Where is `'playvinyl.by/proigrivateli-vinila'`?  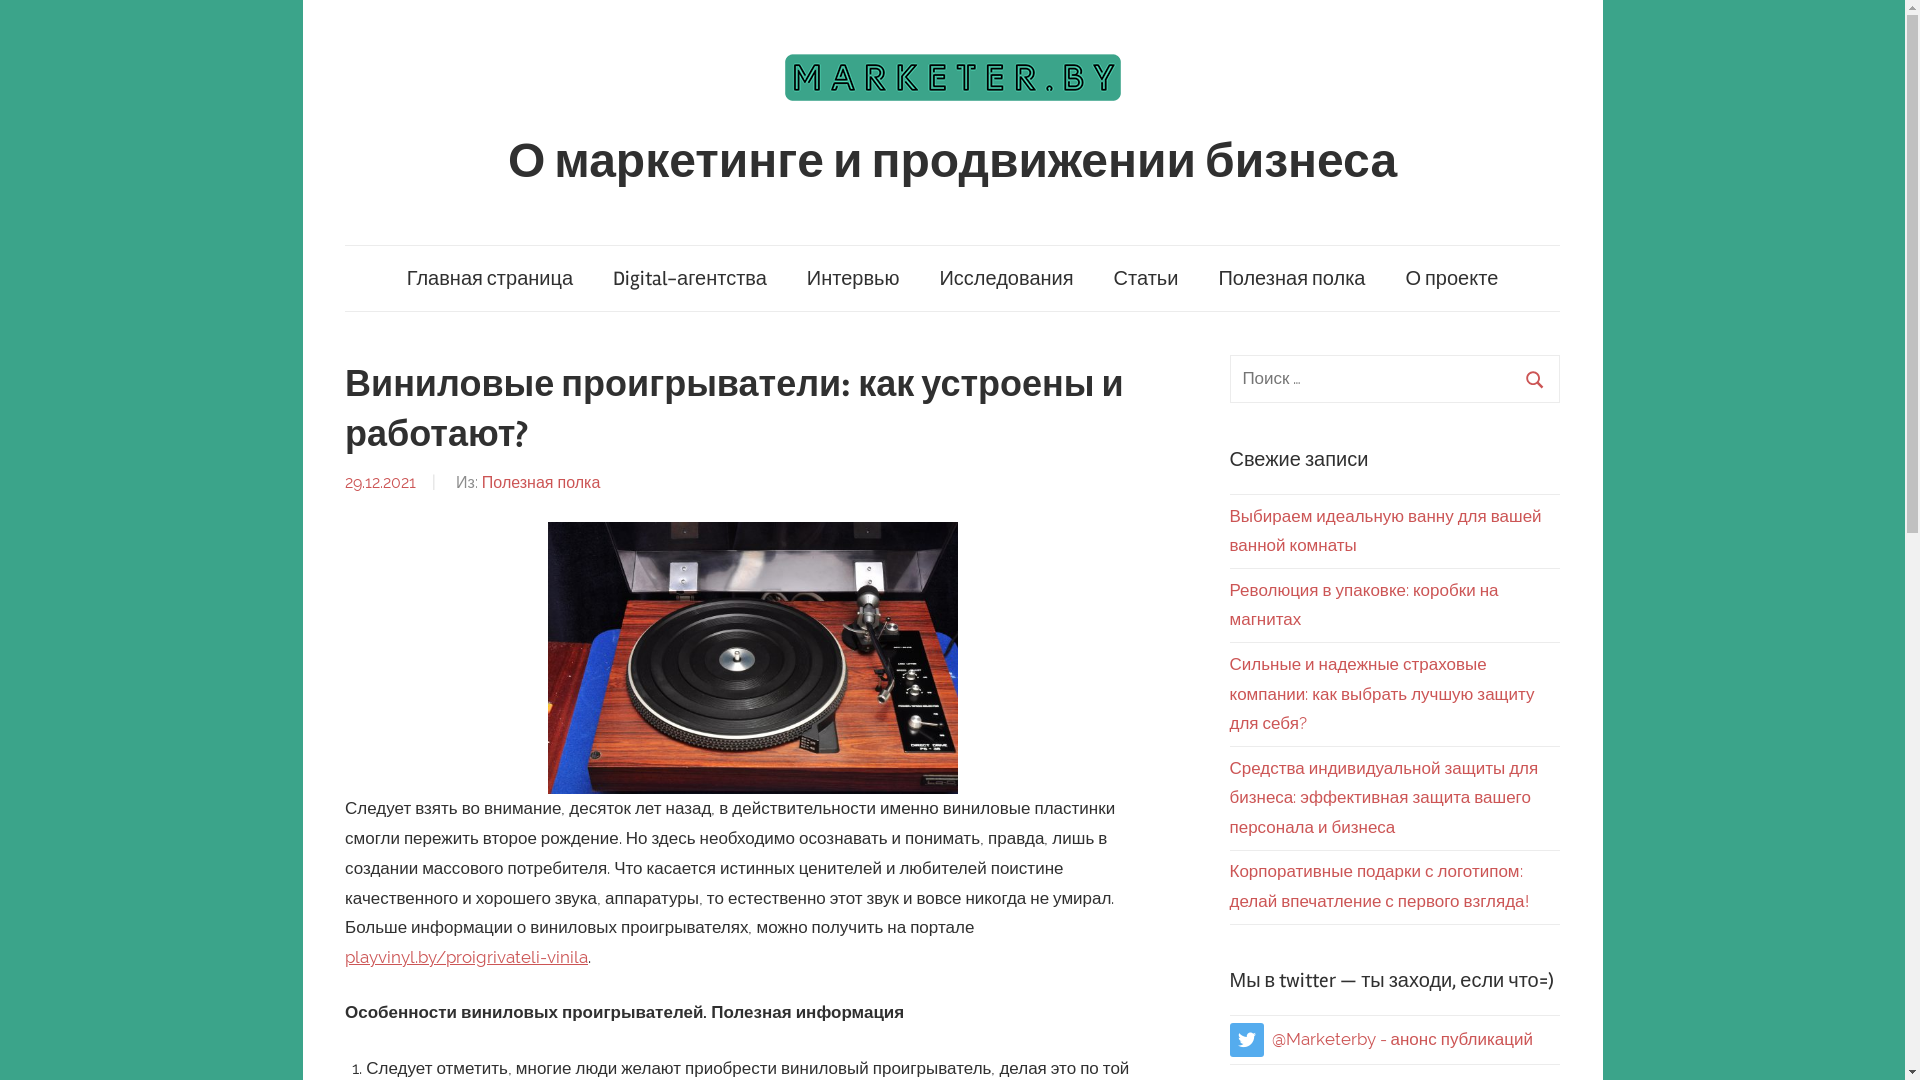
'playvinyl.by/proigrivateli-vinila' is located at coordinates (465, 955).